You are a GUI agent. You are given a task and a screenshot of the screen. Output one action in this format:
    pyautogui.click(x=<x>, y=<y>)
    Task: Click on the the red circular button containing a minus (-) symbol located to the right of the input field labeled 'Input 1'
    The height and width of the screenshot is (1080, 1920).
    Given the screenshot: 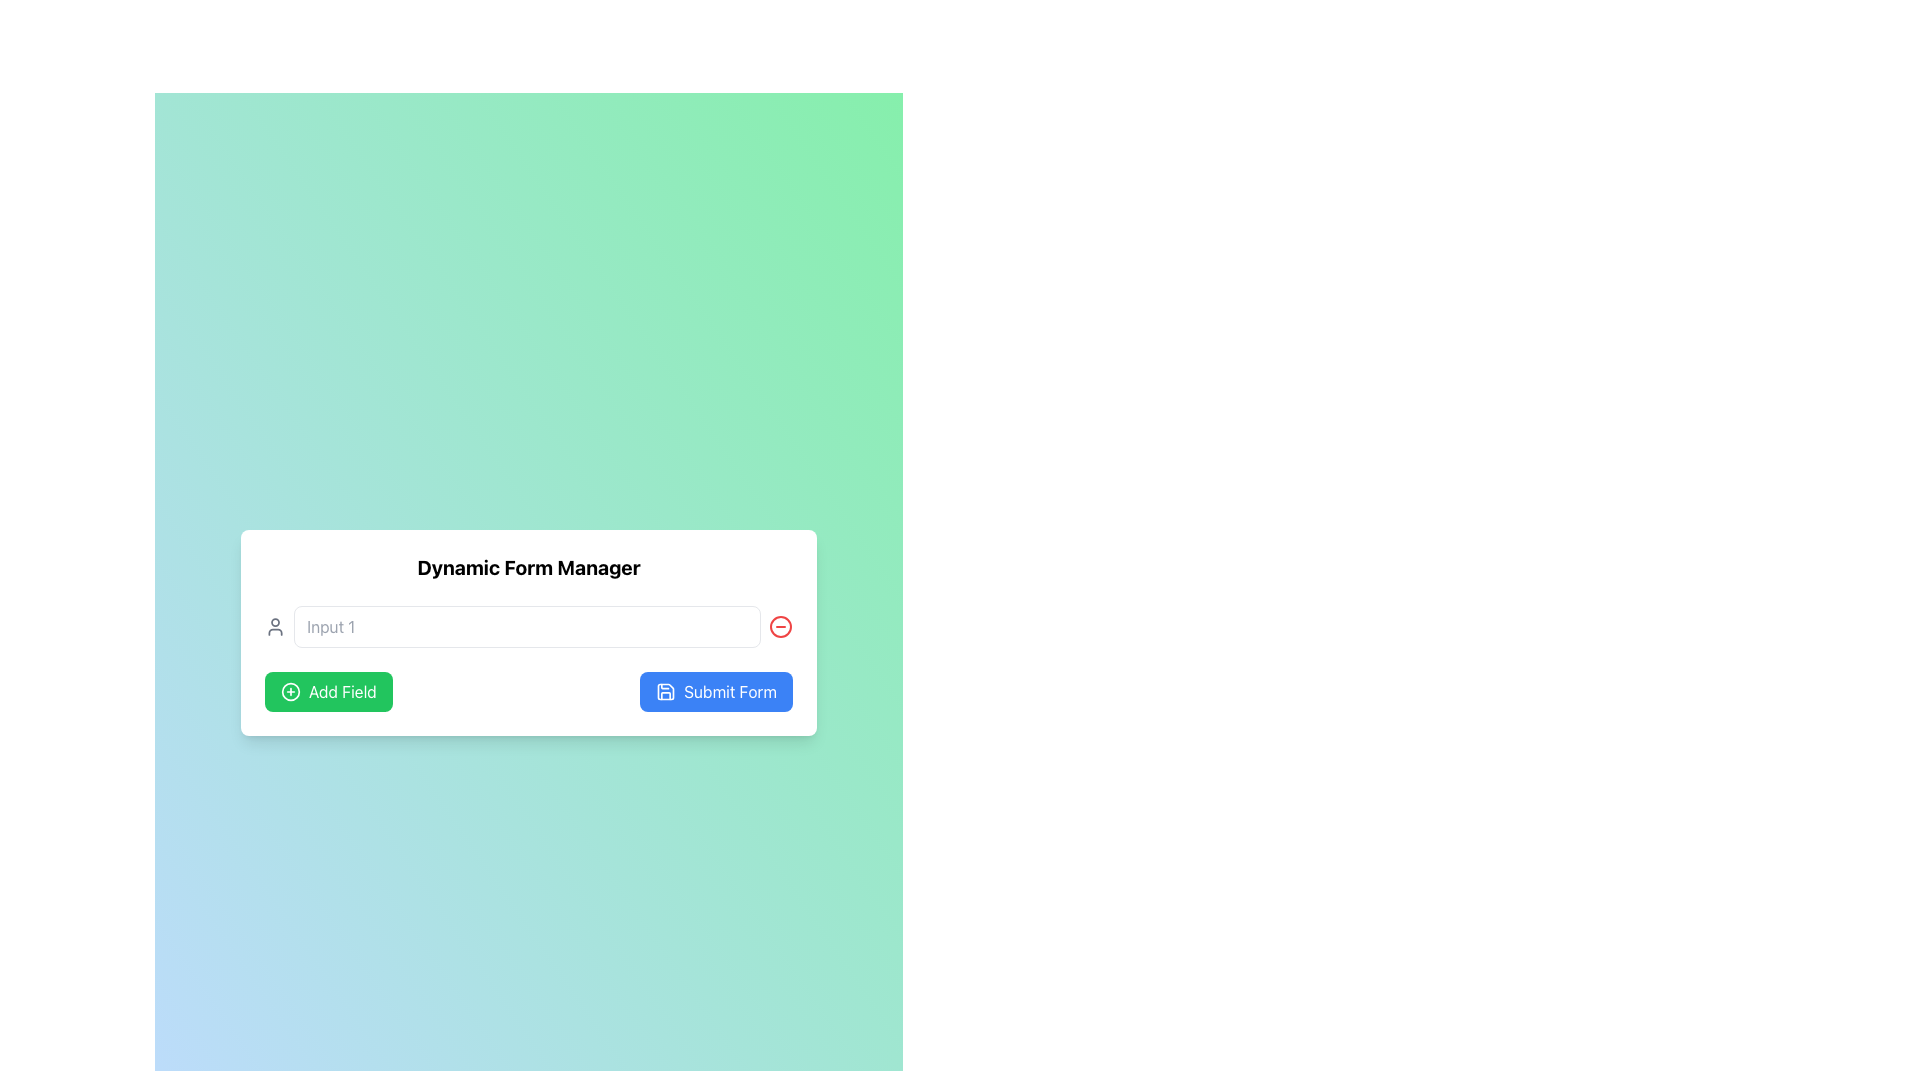 What is the action you would take?
    pyautogui.click(x=780, y=626)
    